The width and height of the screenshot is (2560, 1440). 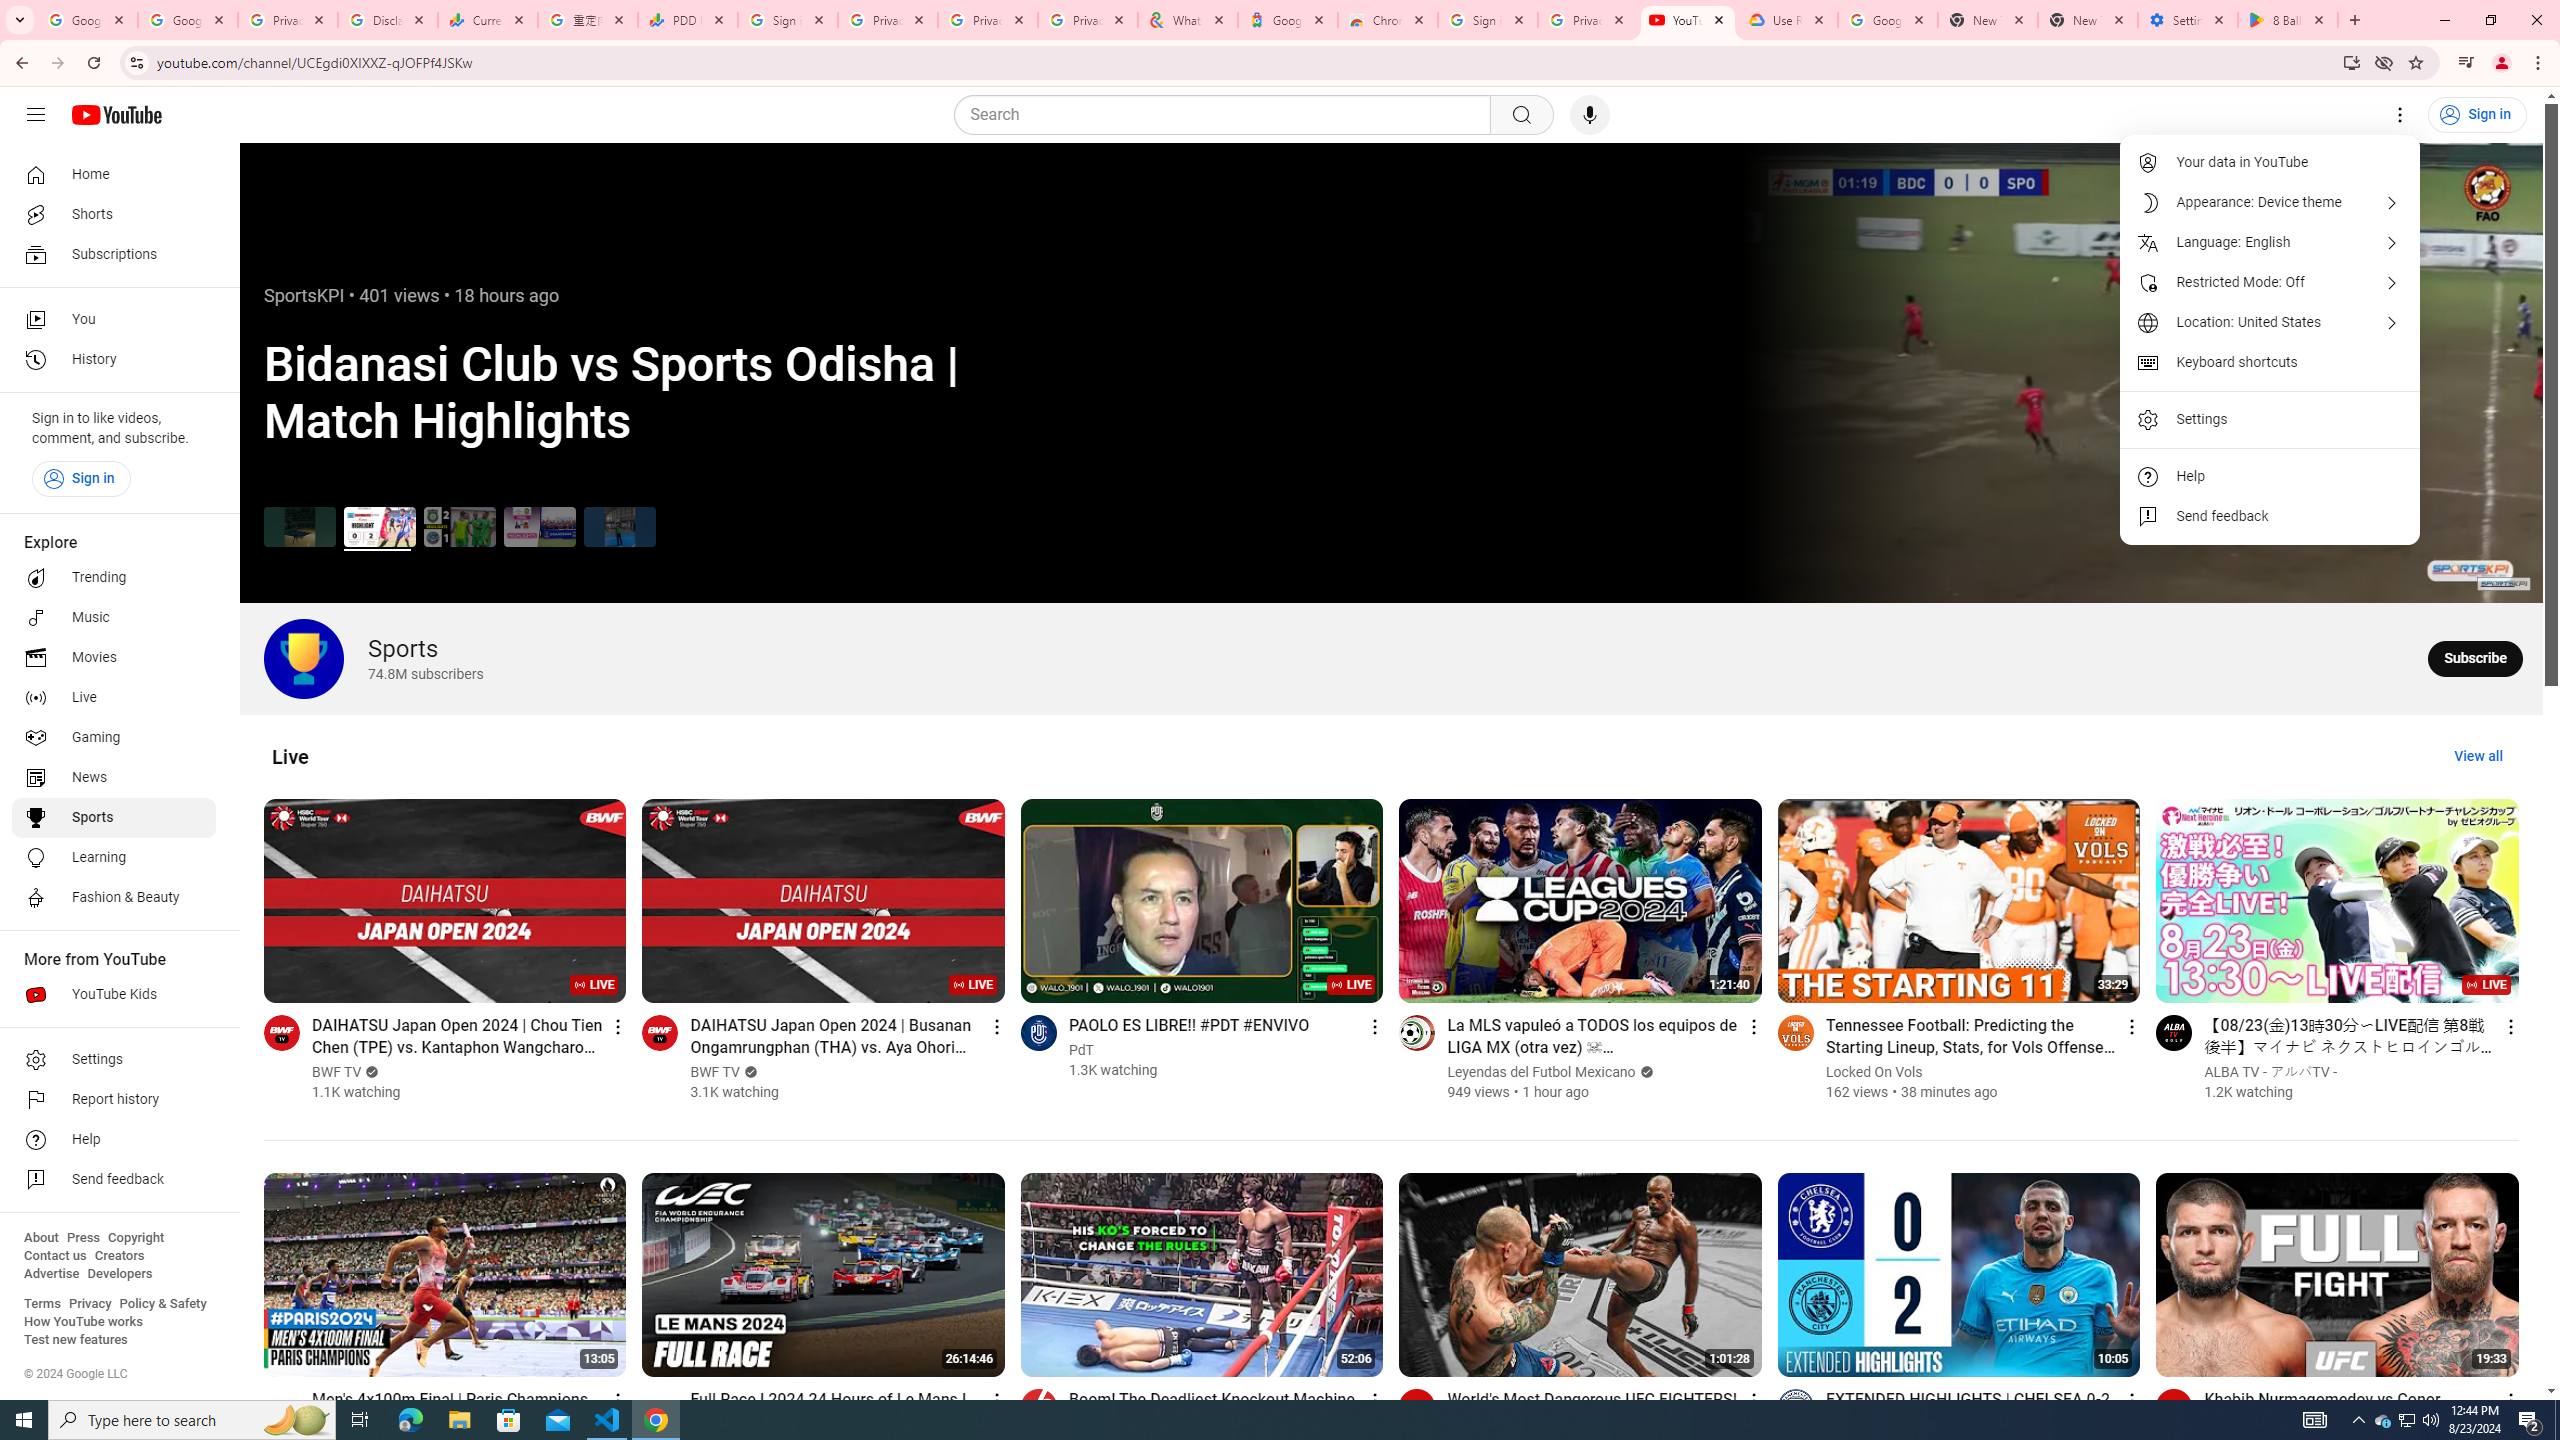 What do you see at coordinates (1875, 1072) in the screenshot?
I see `'Locked On Vols'` at bounding box center [1875, 1072].